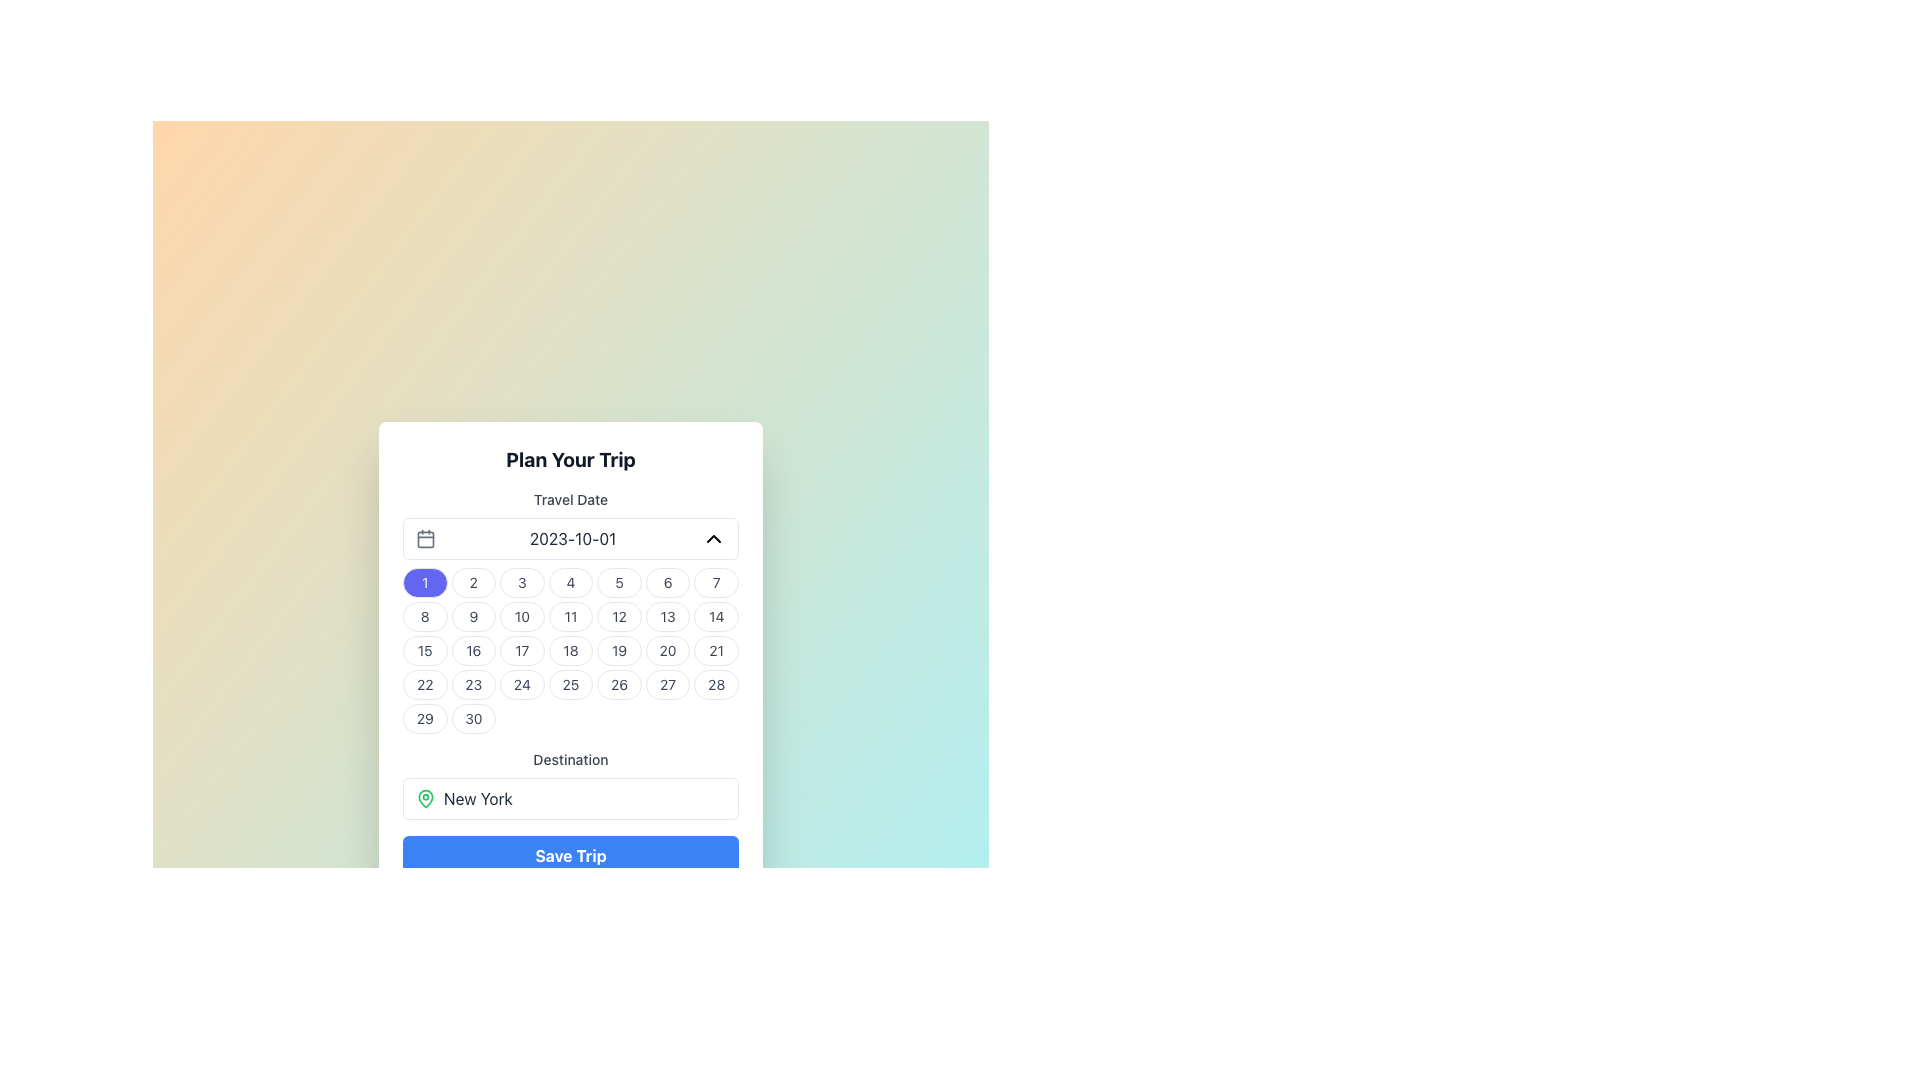 The image size is (1920, 1080). I want to click on the circular button displaying the number '18' in the calendar grid, so click(570, 651).